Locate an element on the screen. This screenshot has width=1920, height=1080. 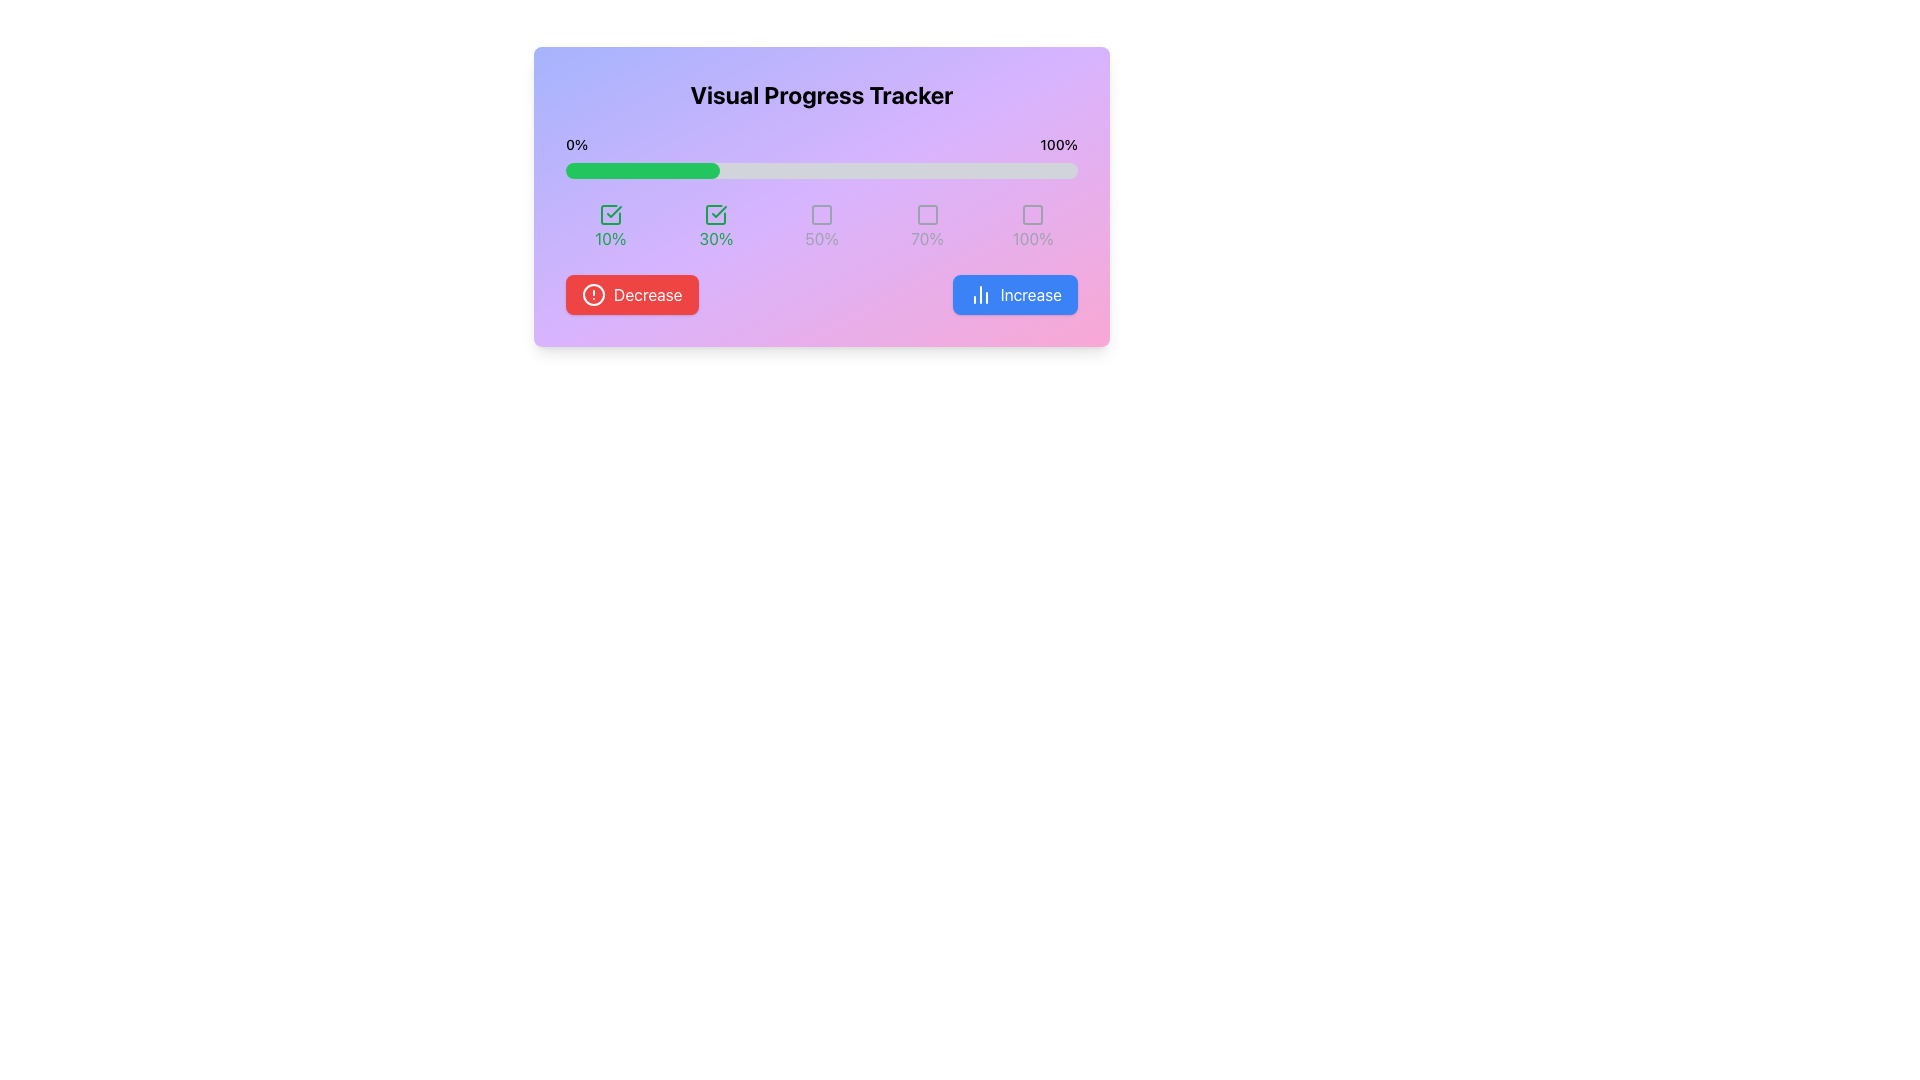
the label displaying '50%' which is centrally aligned below an icon, part of a sequence of percentage labels arranged horizontally is located at coordinates (821, 238).